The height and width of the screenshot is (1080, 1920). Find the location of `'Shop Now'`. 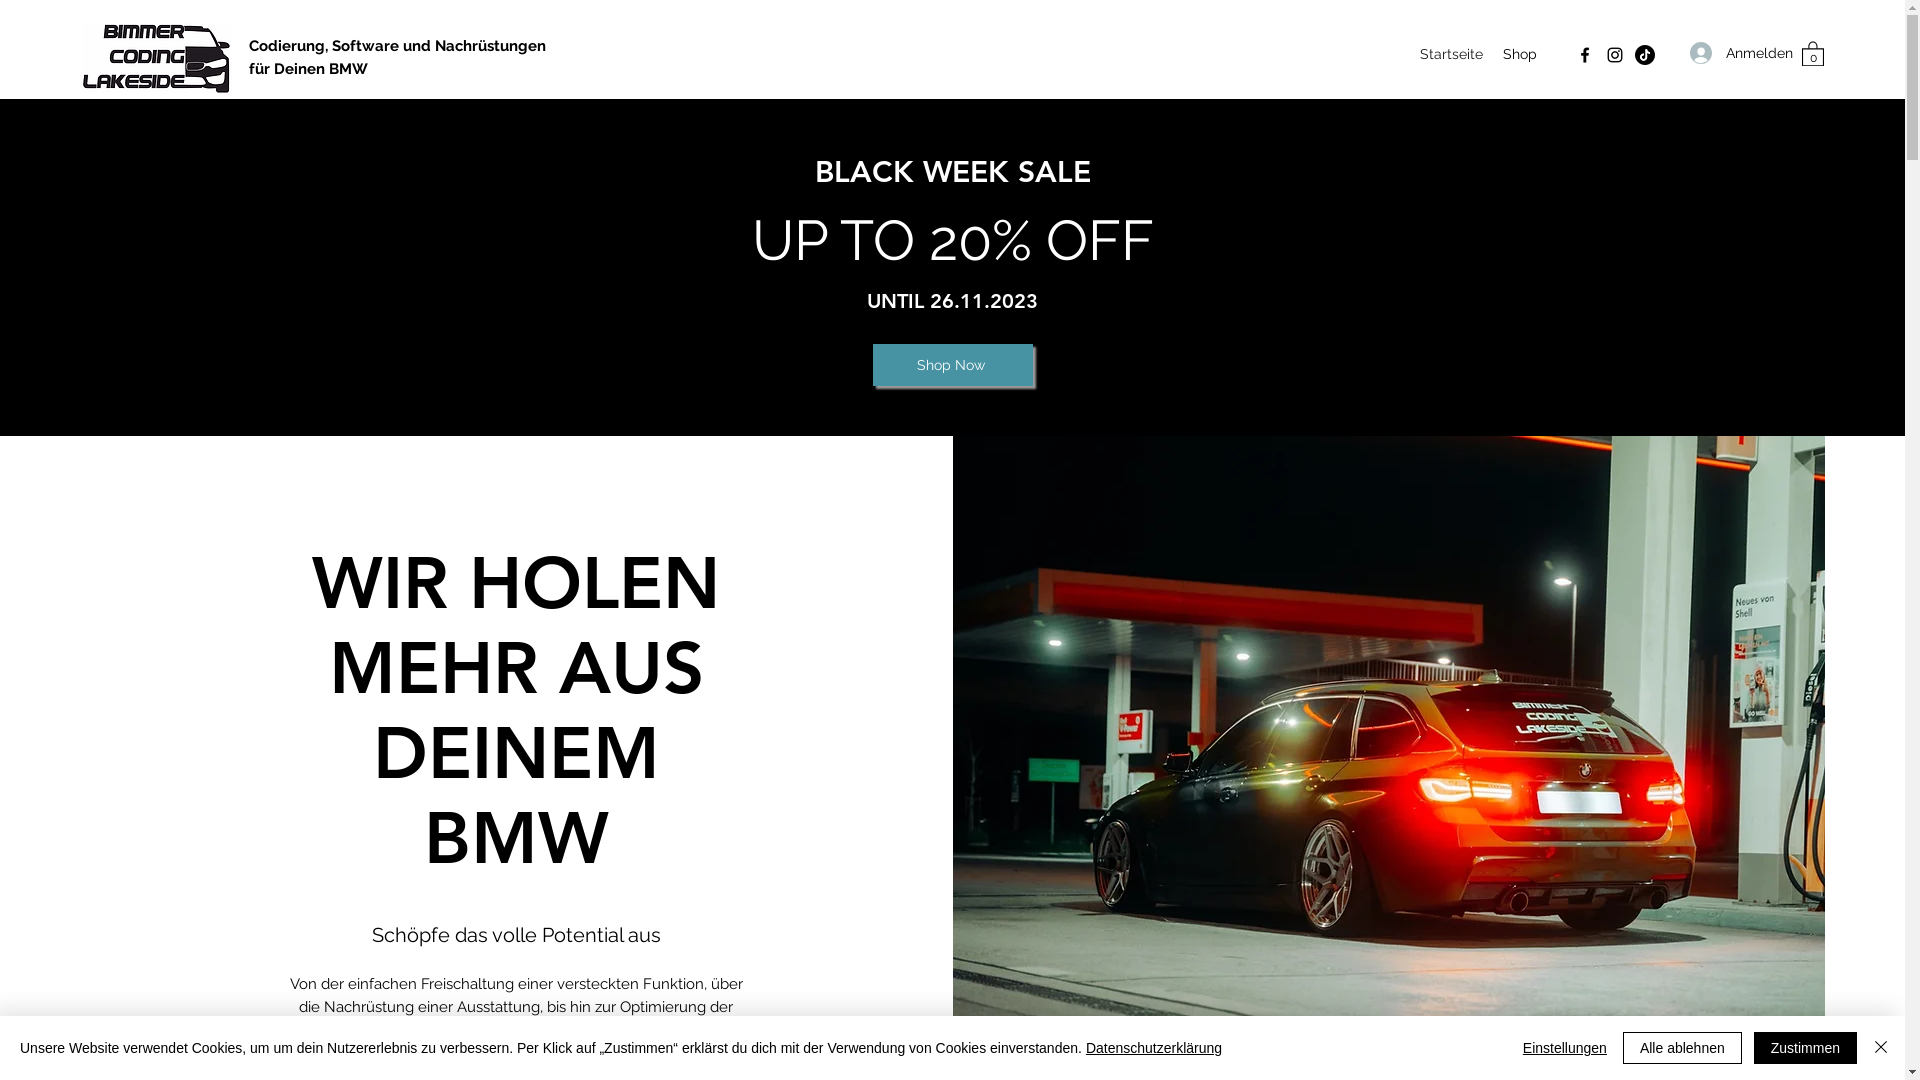

'Shop Now' is located at coordinates (950, 365).